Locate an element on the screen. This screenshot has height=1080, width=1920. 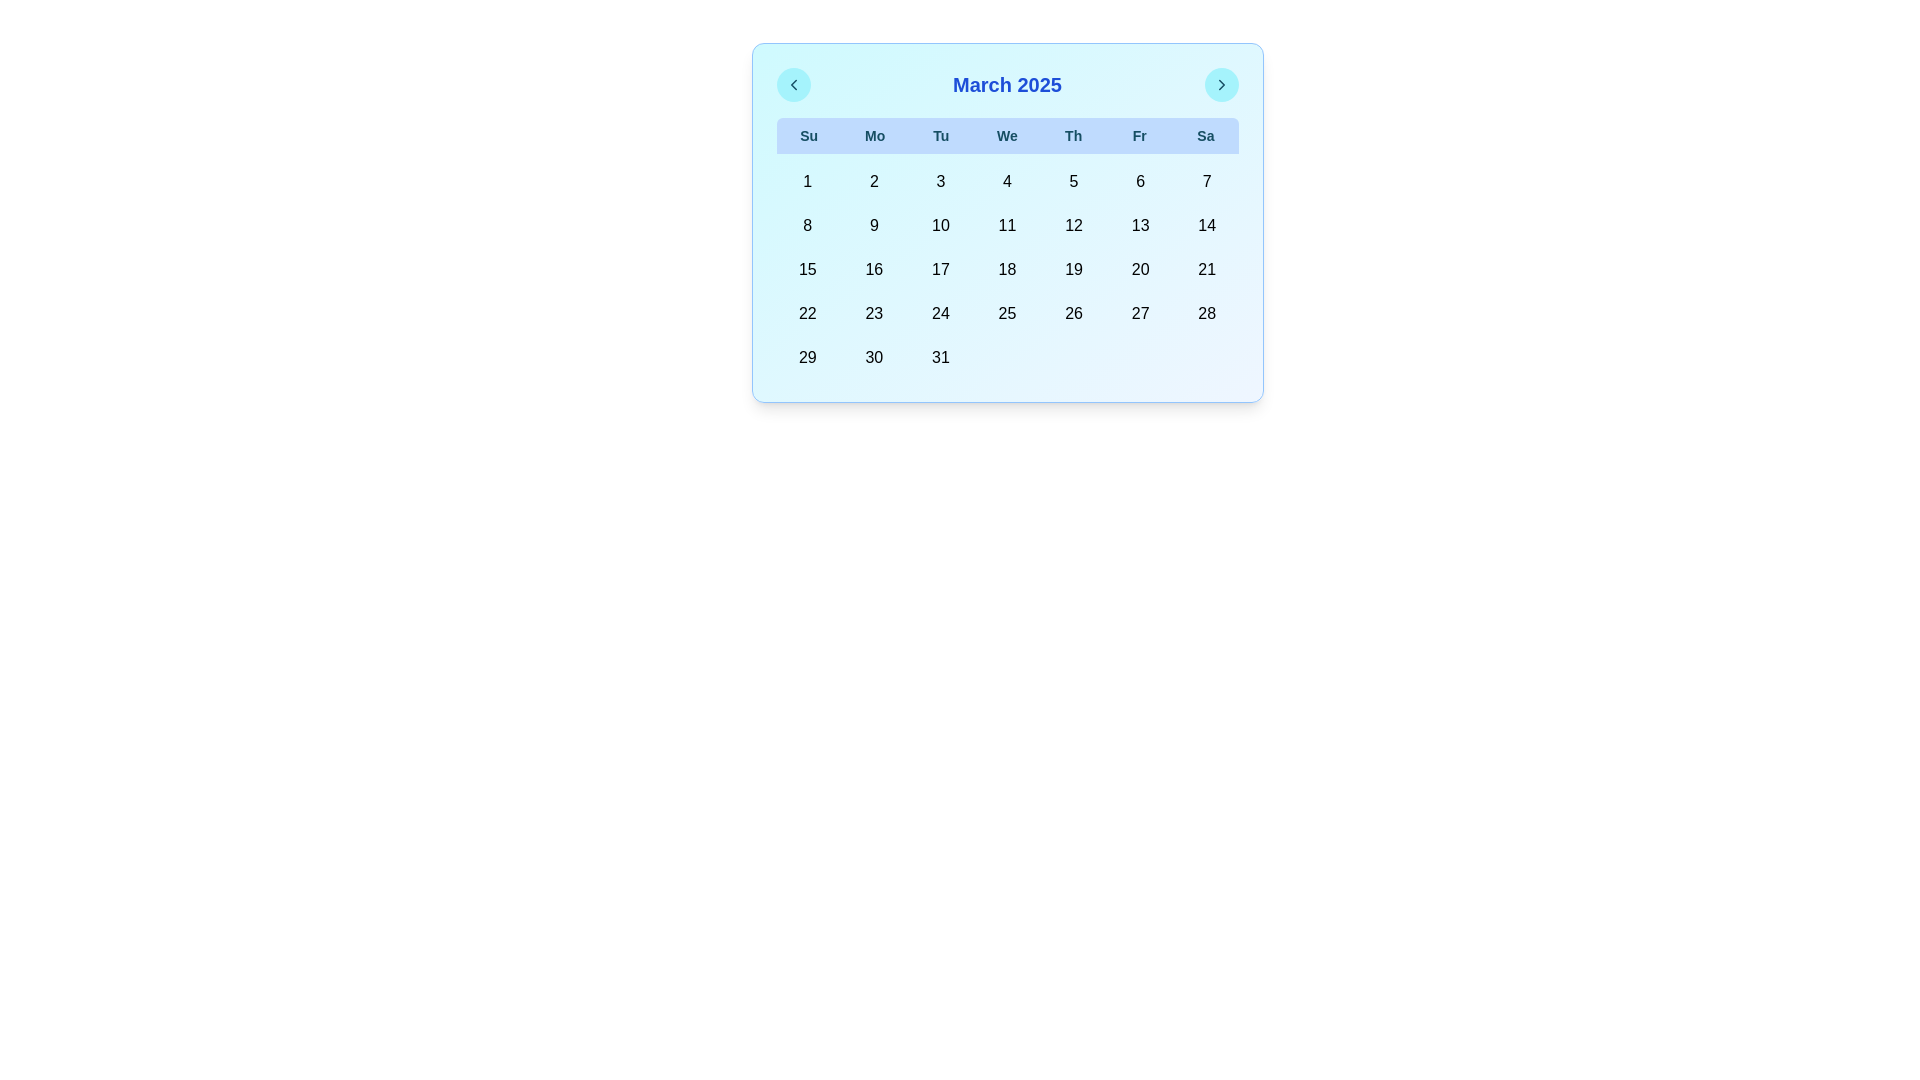
the calendar day cell representing the 28th day of March 2025 is located at coordinates (1206, 313).